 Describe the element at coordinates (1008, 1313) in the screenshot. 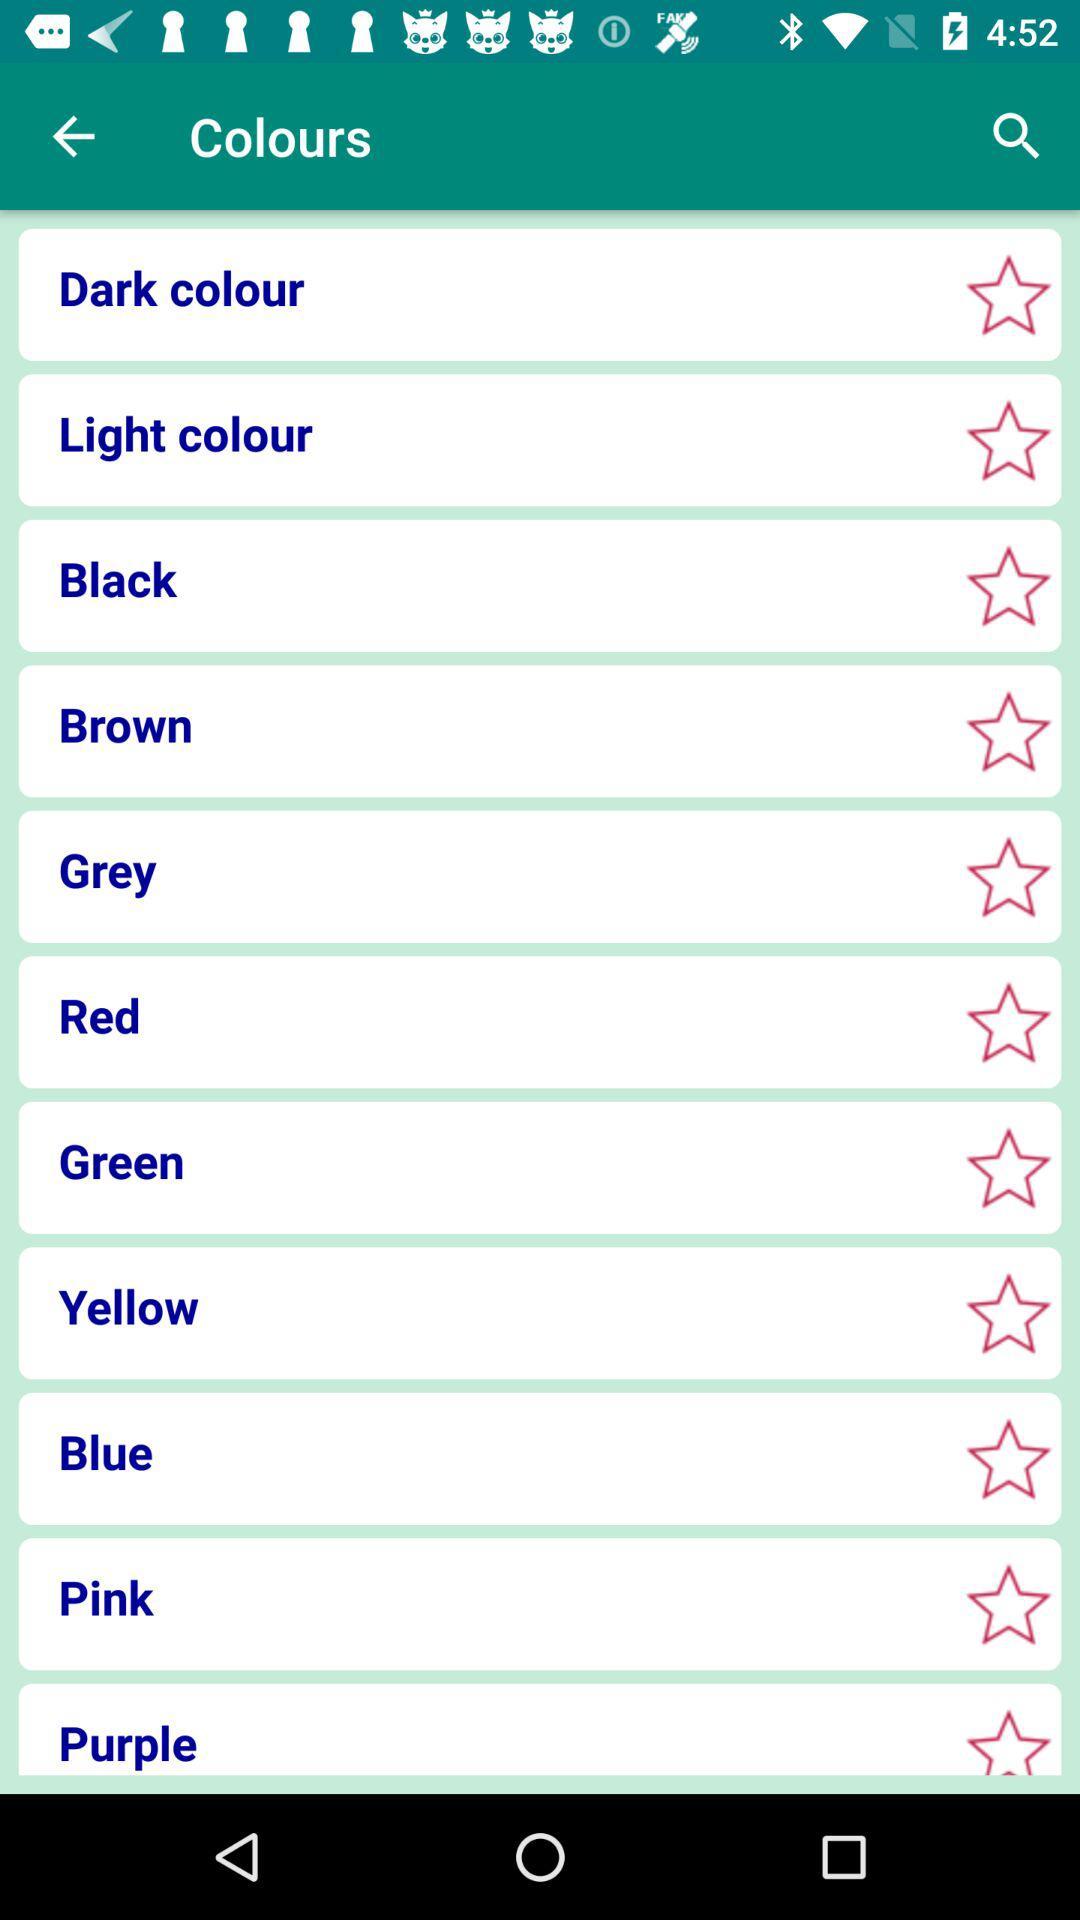

I see `yellow` at that location.